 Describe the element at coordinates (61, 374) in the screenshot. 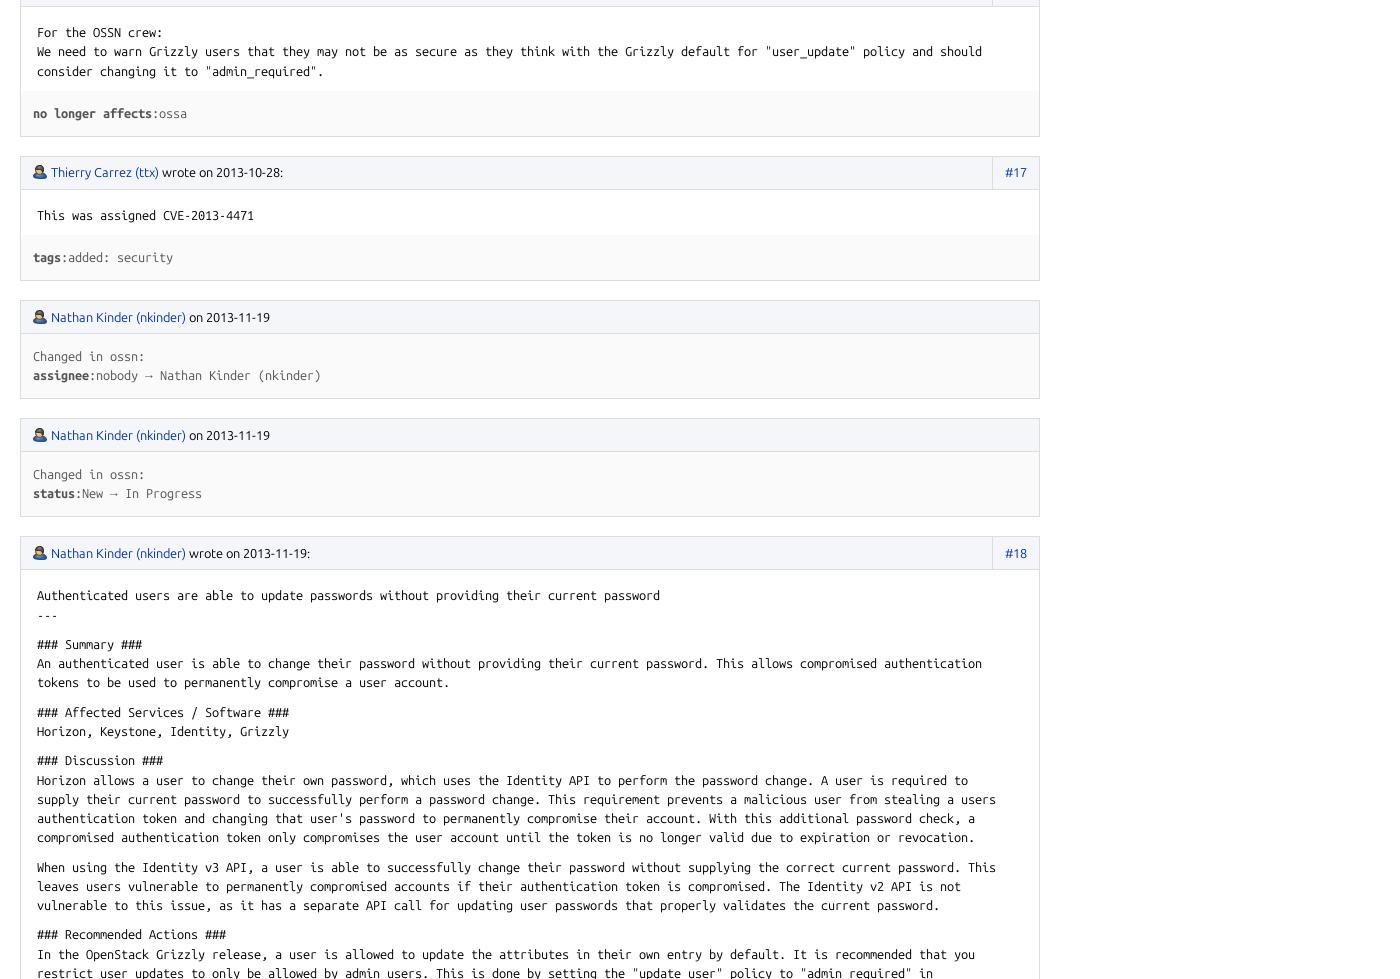

I see `'assignee'` at that location.